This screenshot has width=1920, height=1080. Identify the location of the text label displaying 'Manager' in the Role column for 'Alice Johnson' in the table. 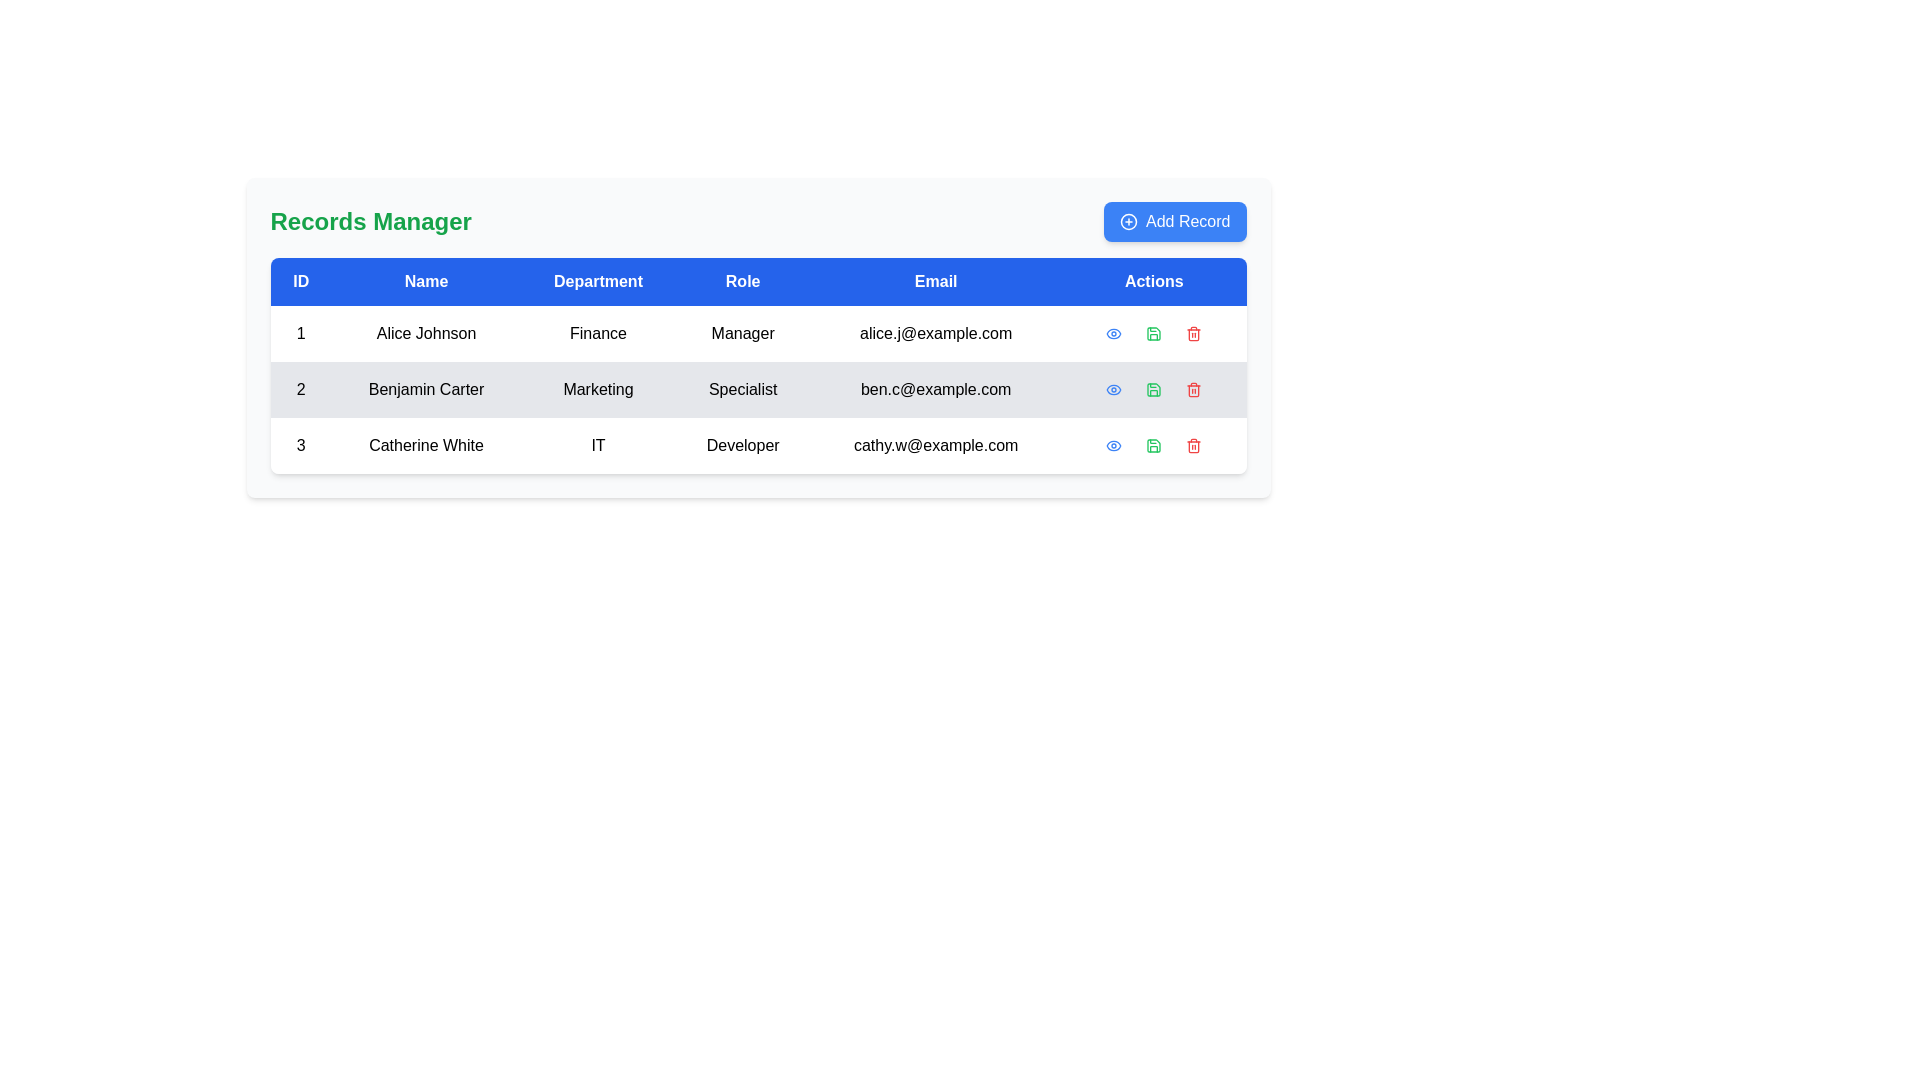
(742, 333).